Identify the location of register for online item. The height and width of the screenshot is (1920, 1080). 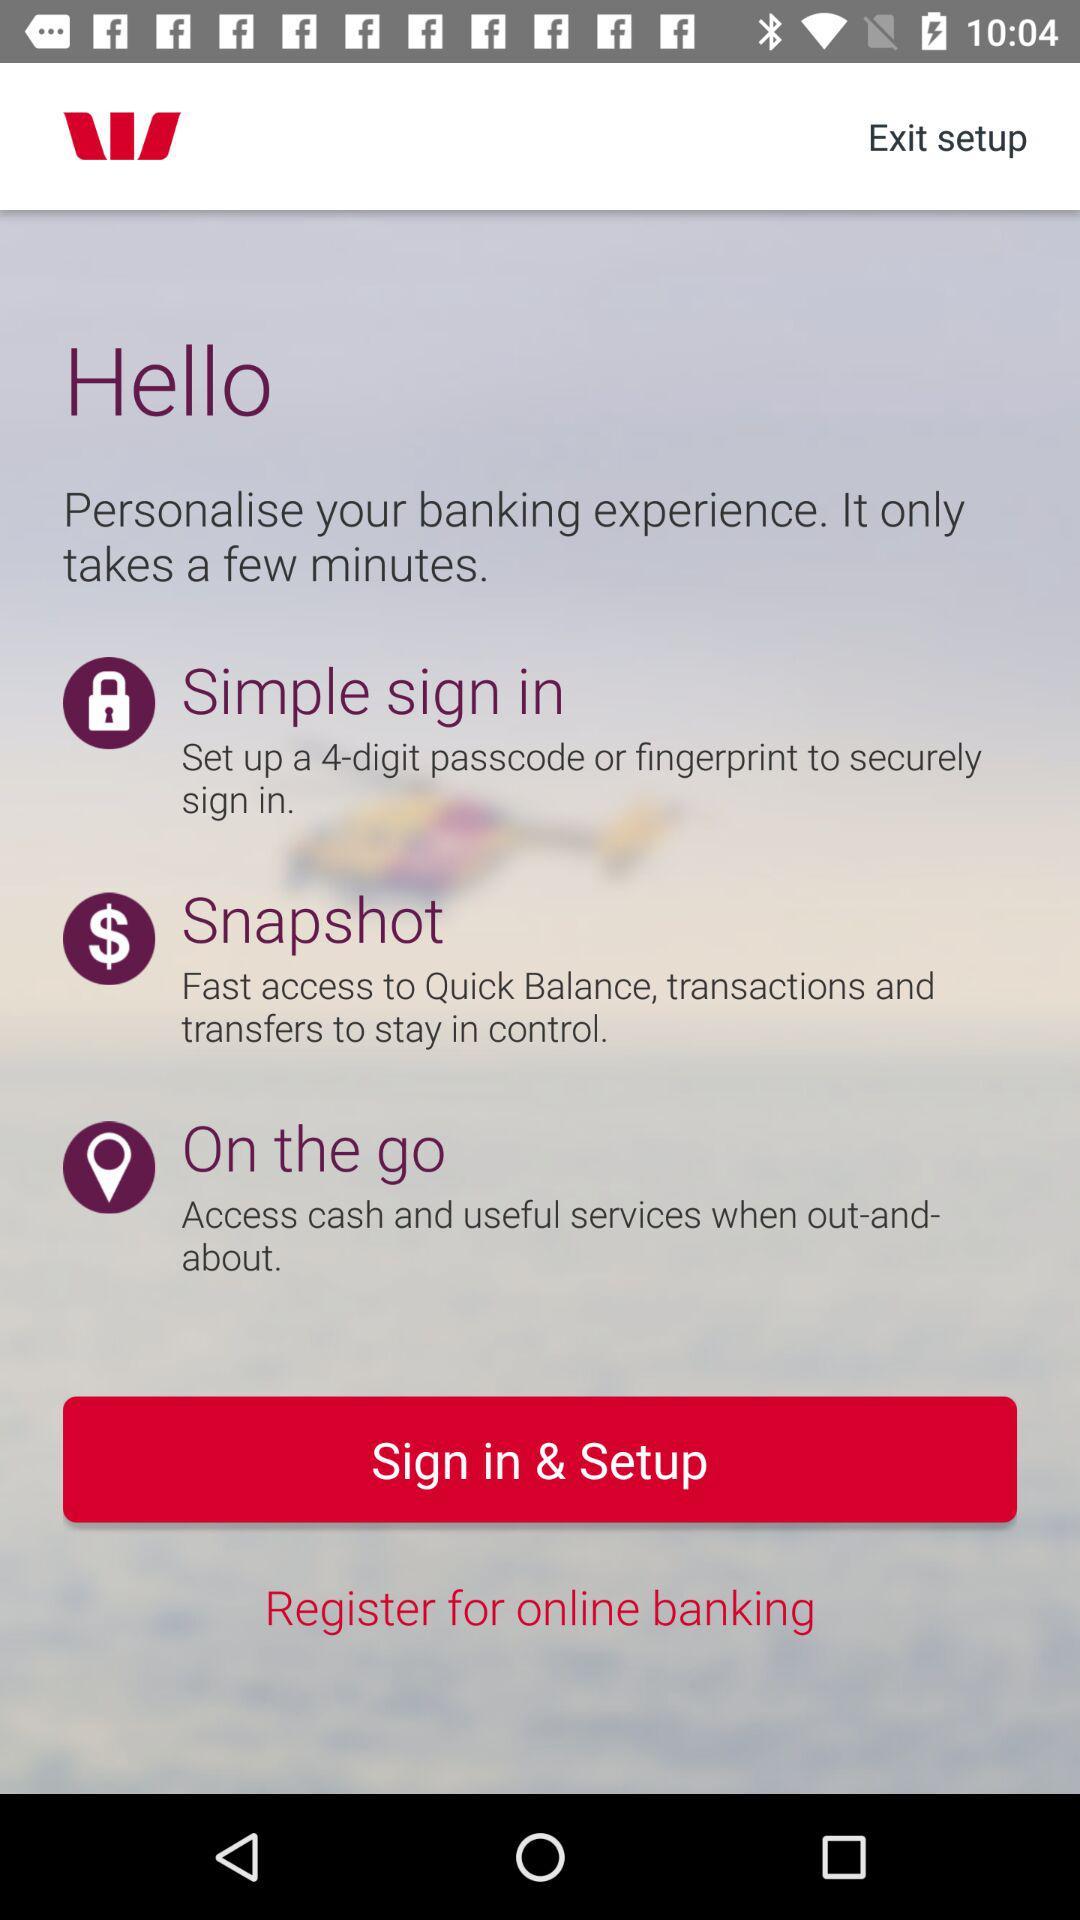
(540, 1606).